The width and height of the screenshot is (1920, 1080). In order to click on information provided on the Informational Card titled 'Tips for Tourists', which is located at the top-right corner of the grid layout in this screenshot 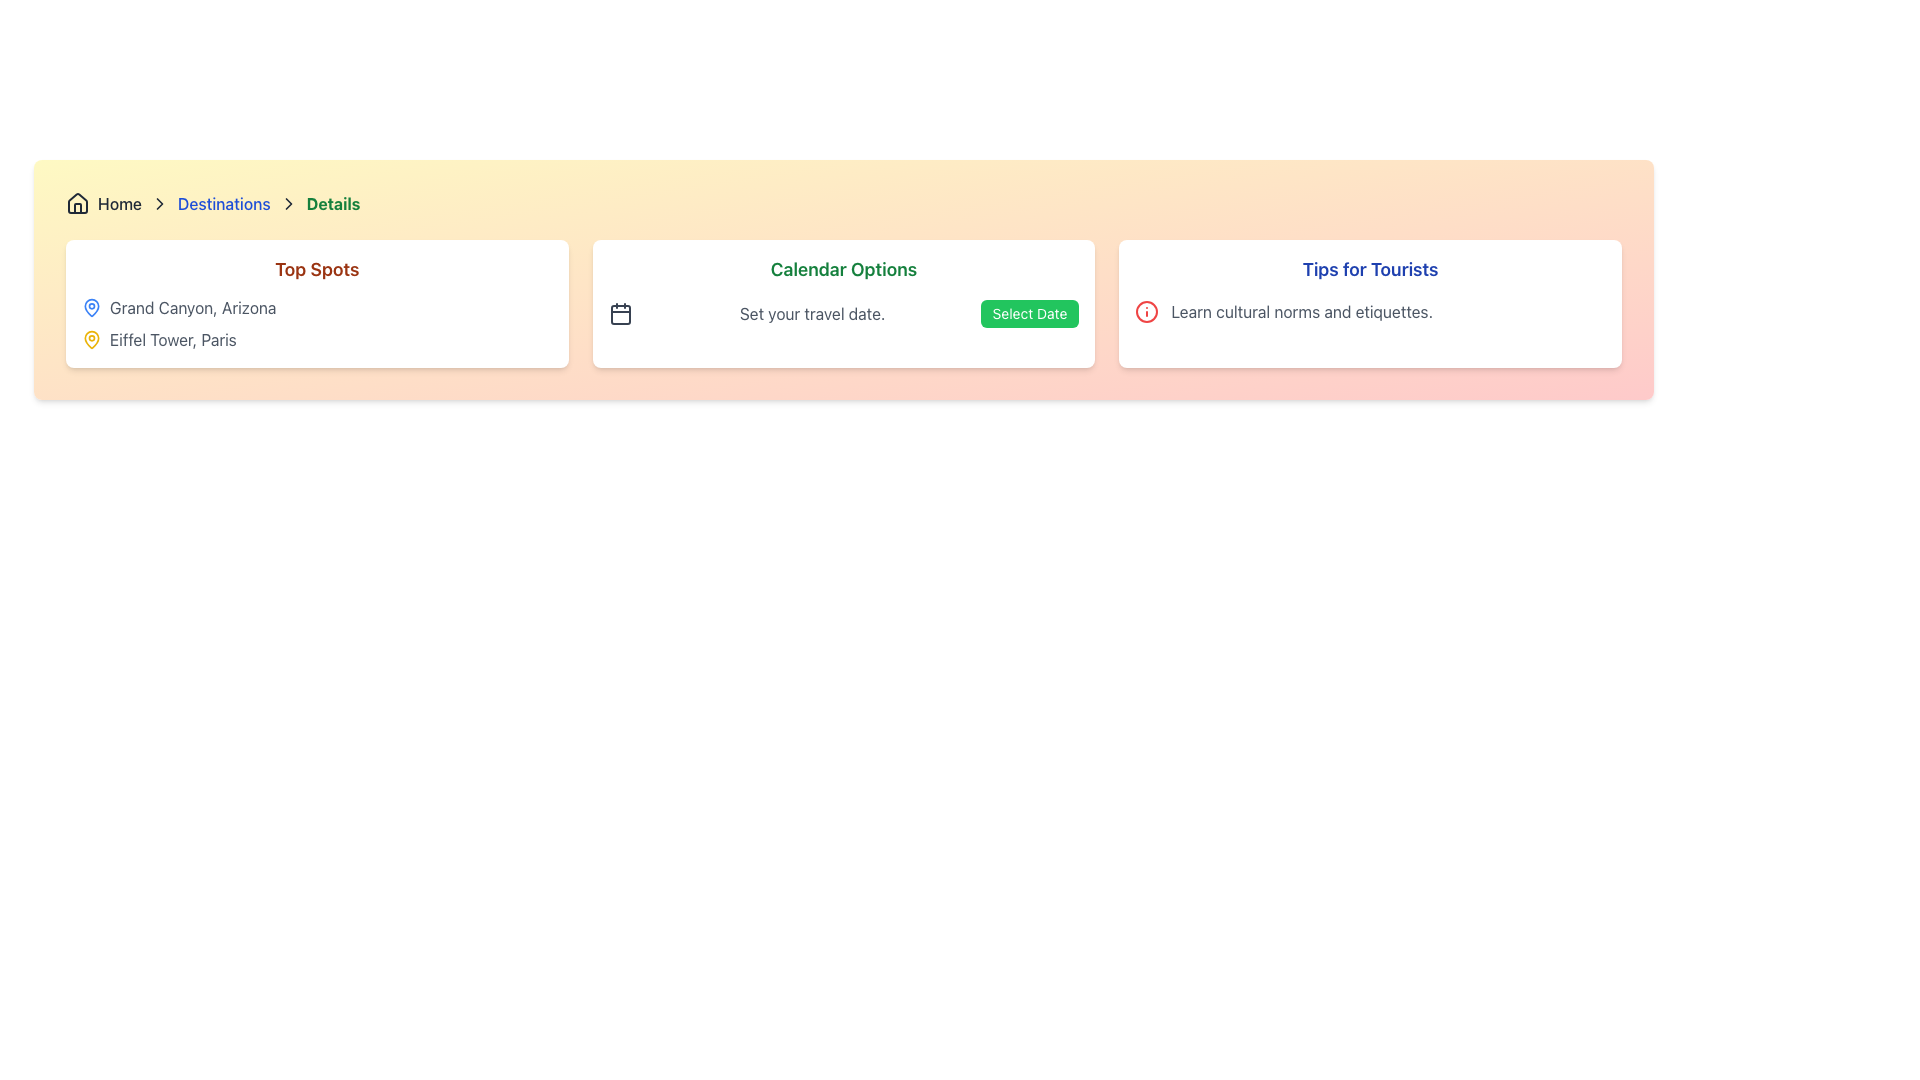, I will do `click(1369, 304)`.